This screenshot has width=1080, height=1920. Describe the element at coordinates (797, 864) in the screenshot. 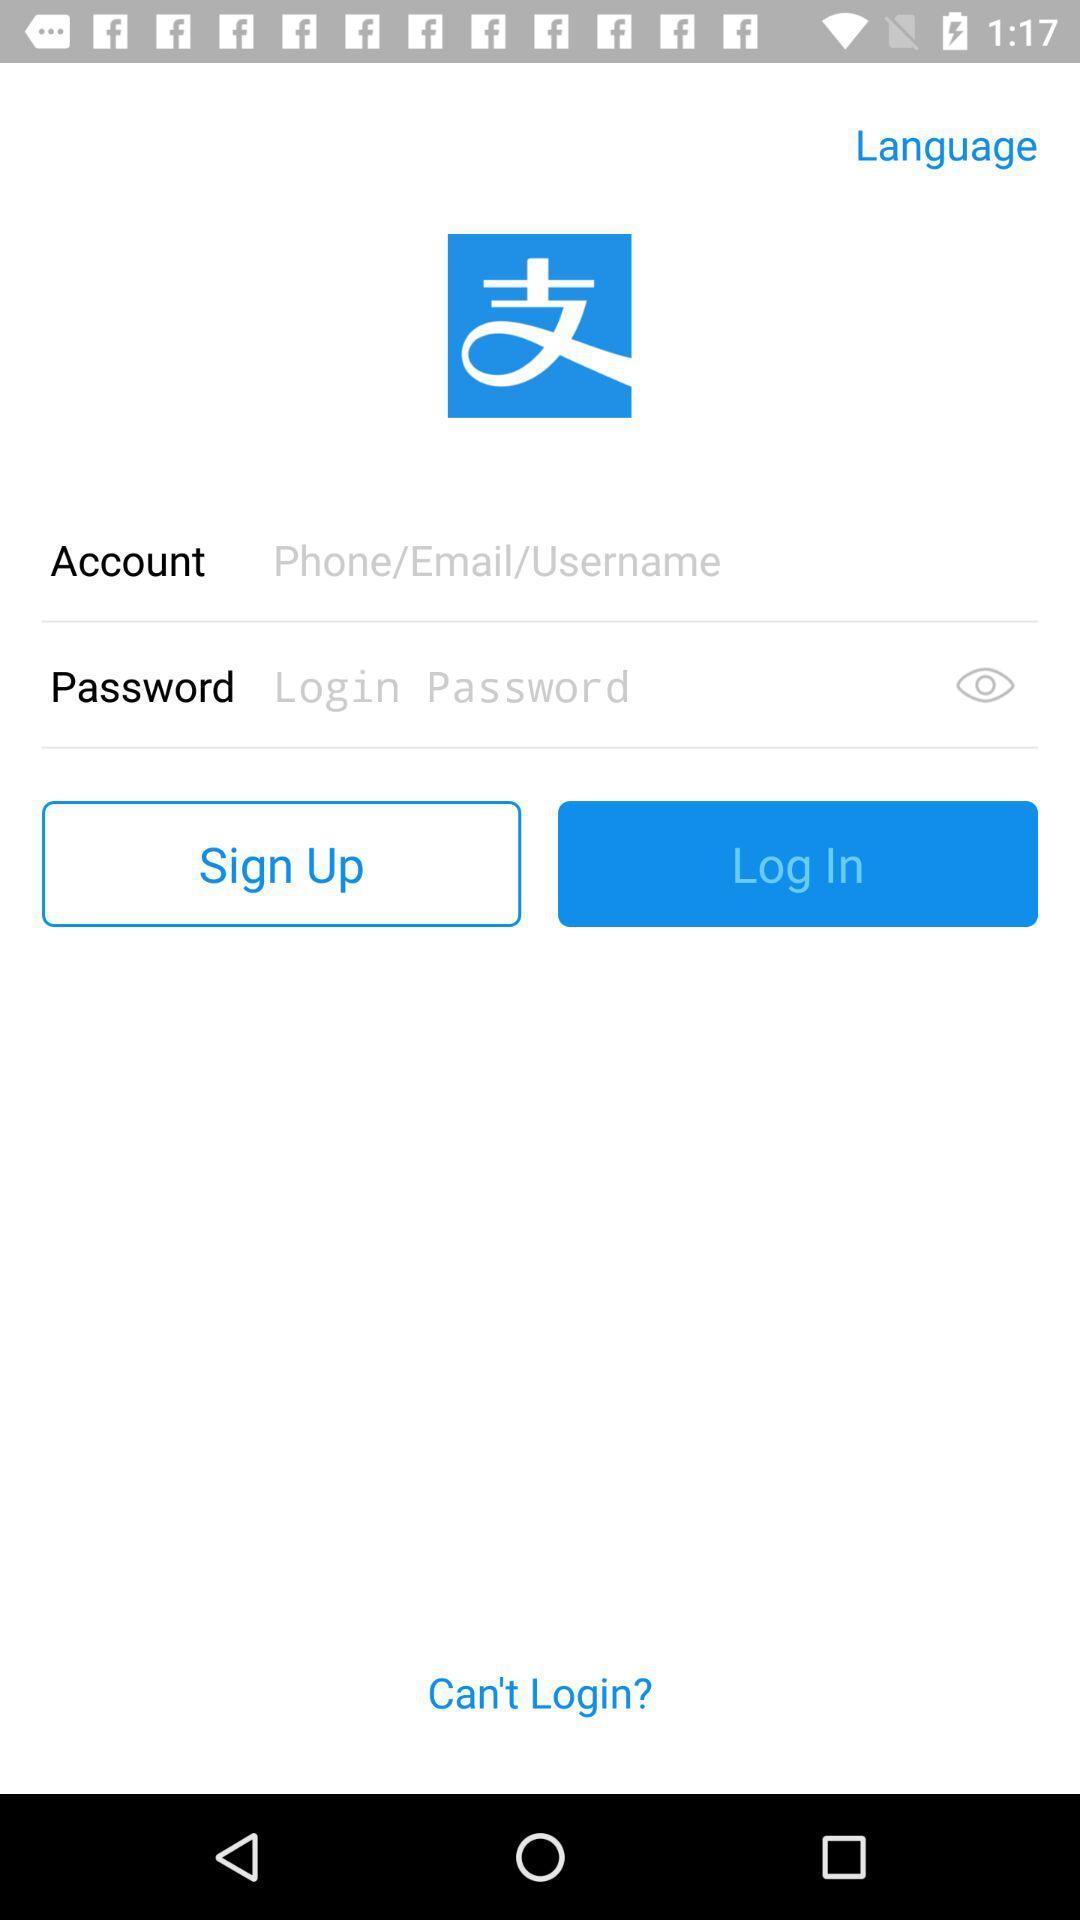

I see `the icon next to the sign up` at that location.